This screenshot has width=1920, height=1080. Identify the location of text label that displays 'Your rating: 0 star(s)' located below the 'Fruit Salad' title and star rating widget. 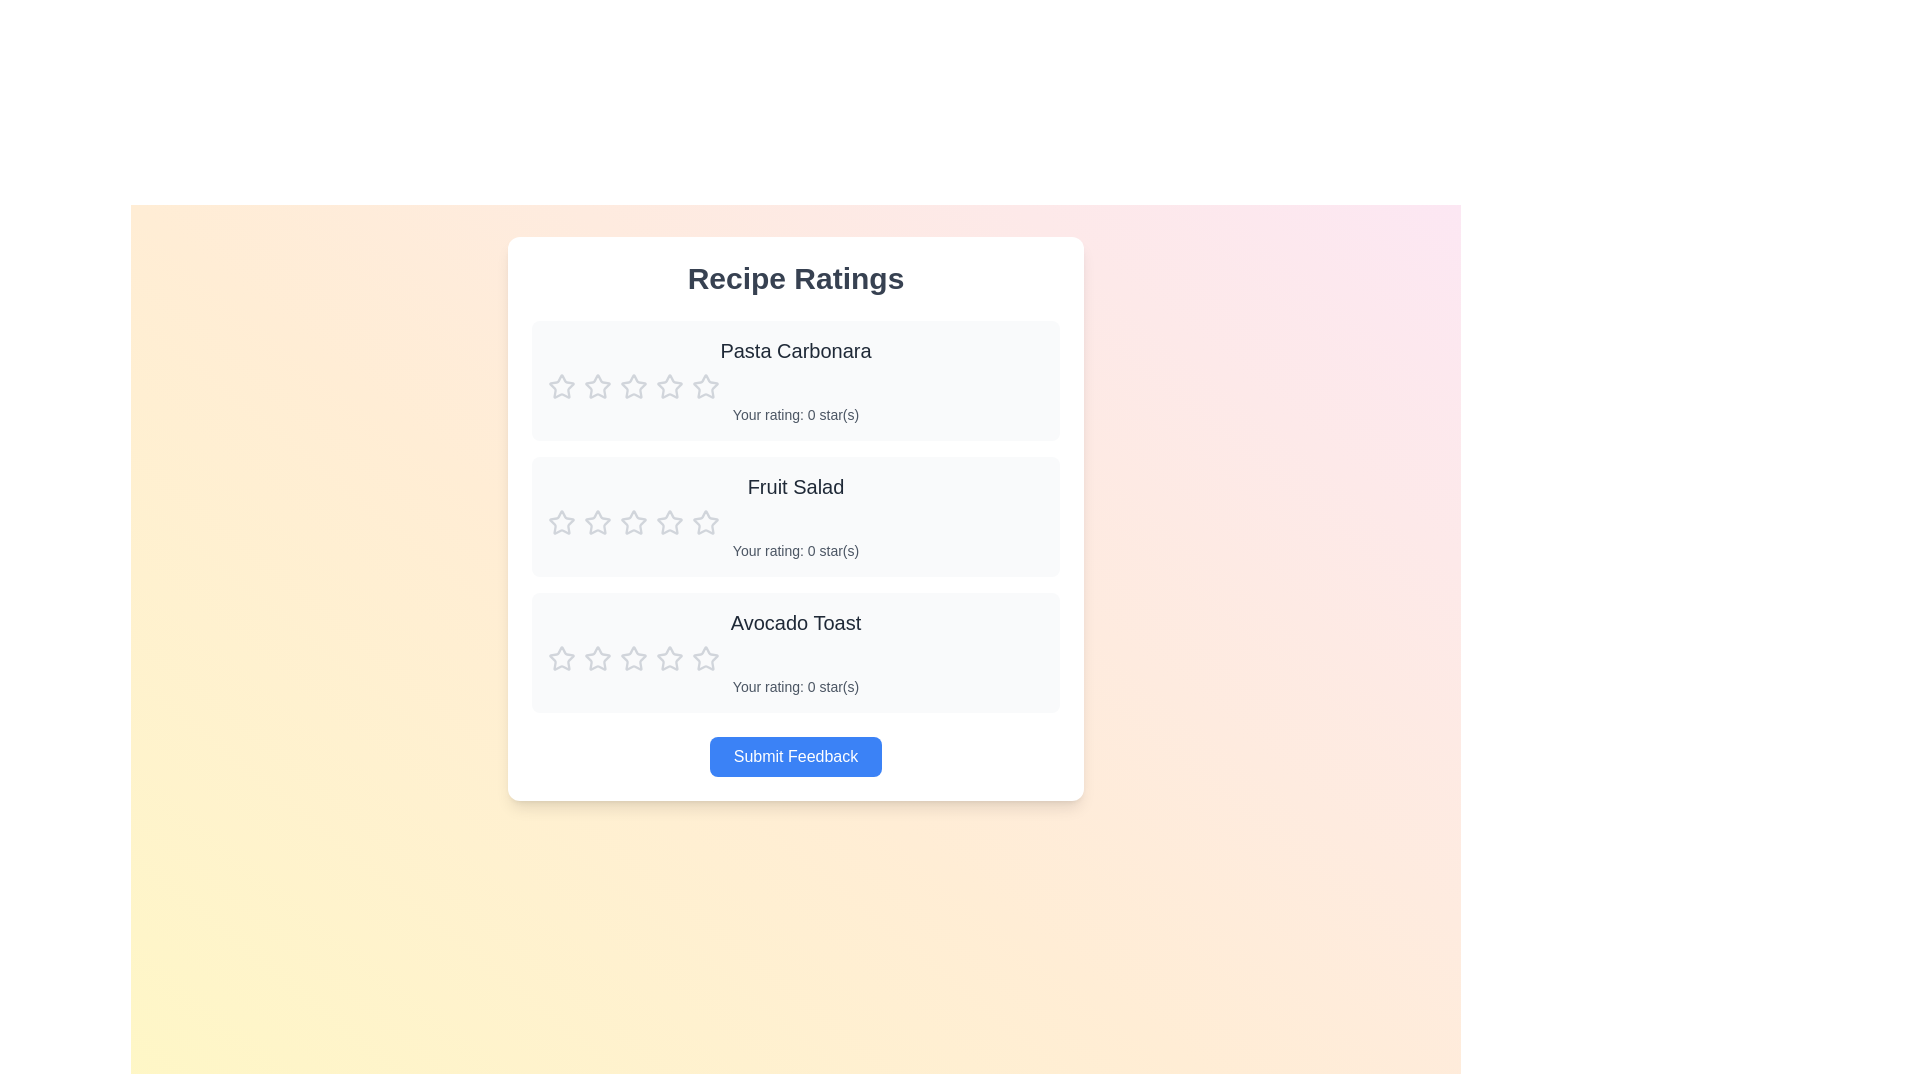
(795, 551).